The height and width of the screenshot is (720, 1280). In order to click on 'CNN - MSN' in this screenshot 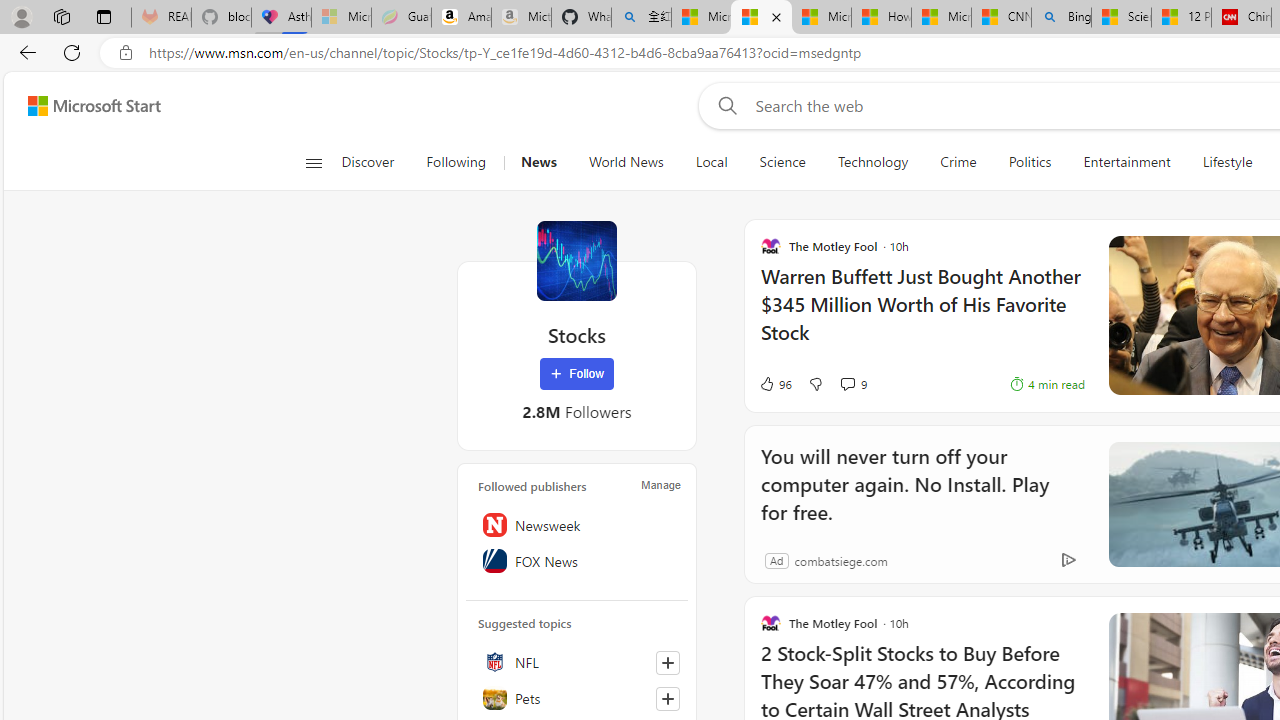, I will do `click(1000, 17)`.